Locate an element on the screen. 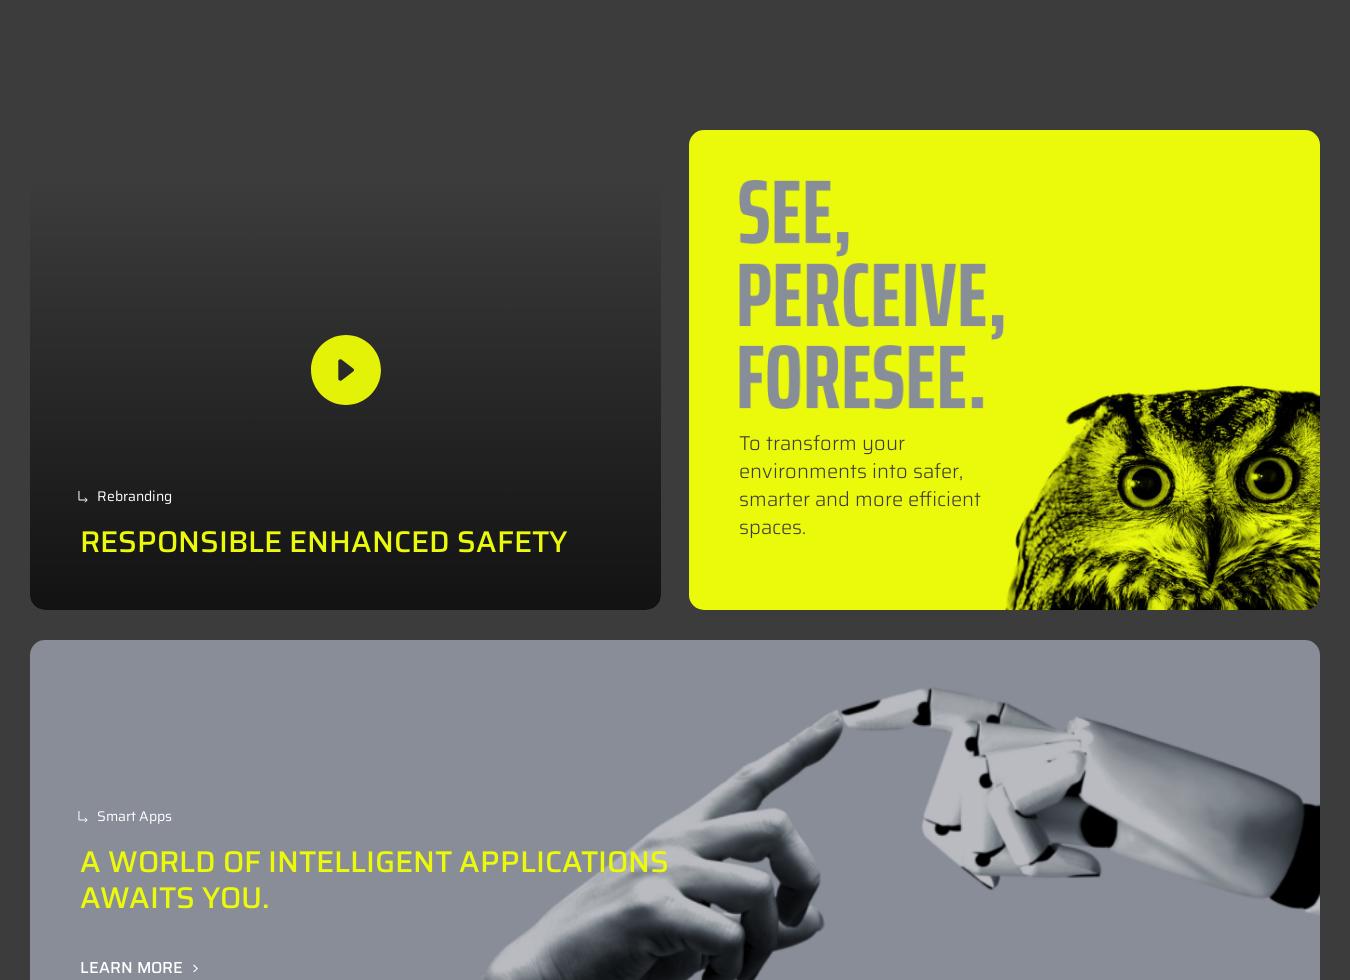  '18.10.2023' is located at coordinates (471, 857).